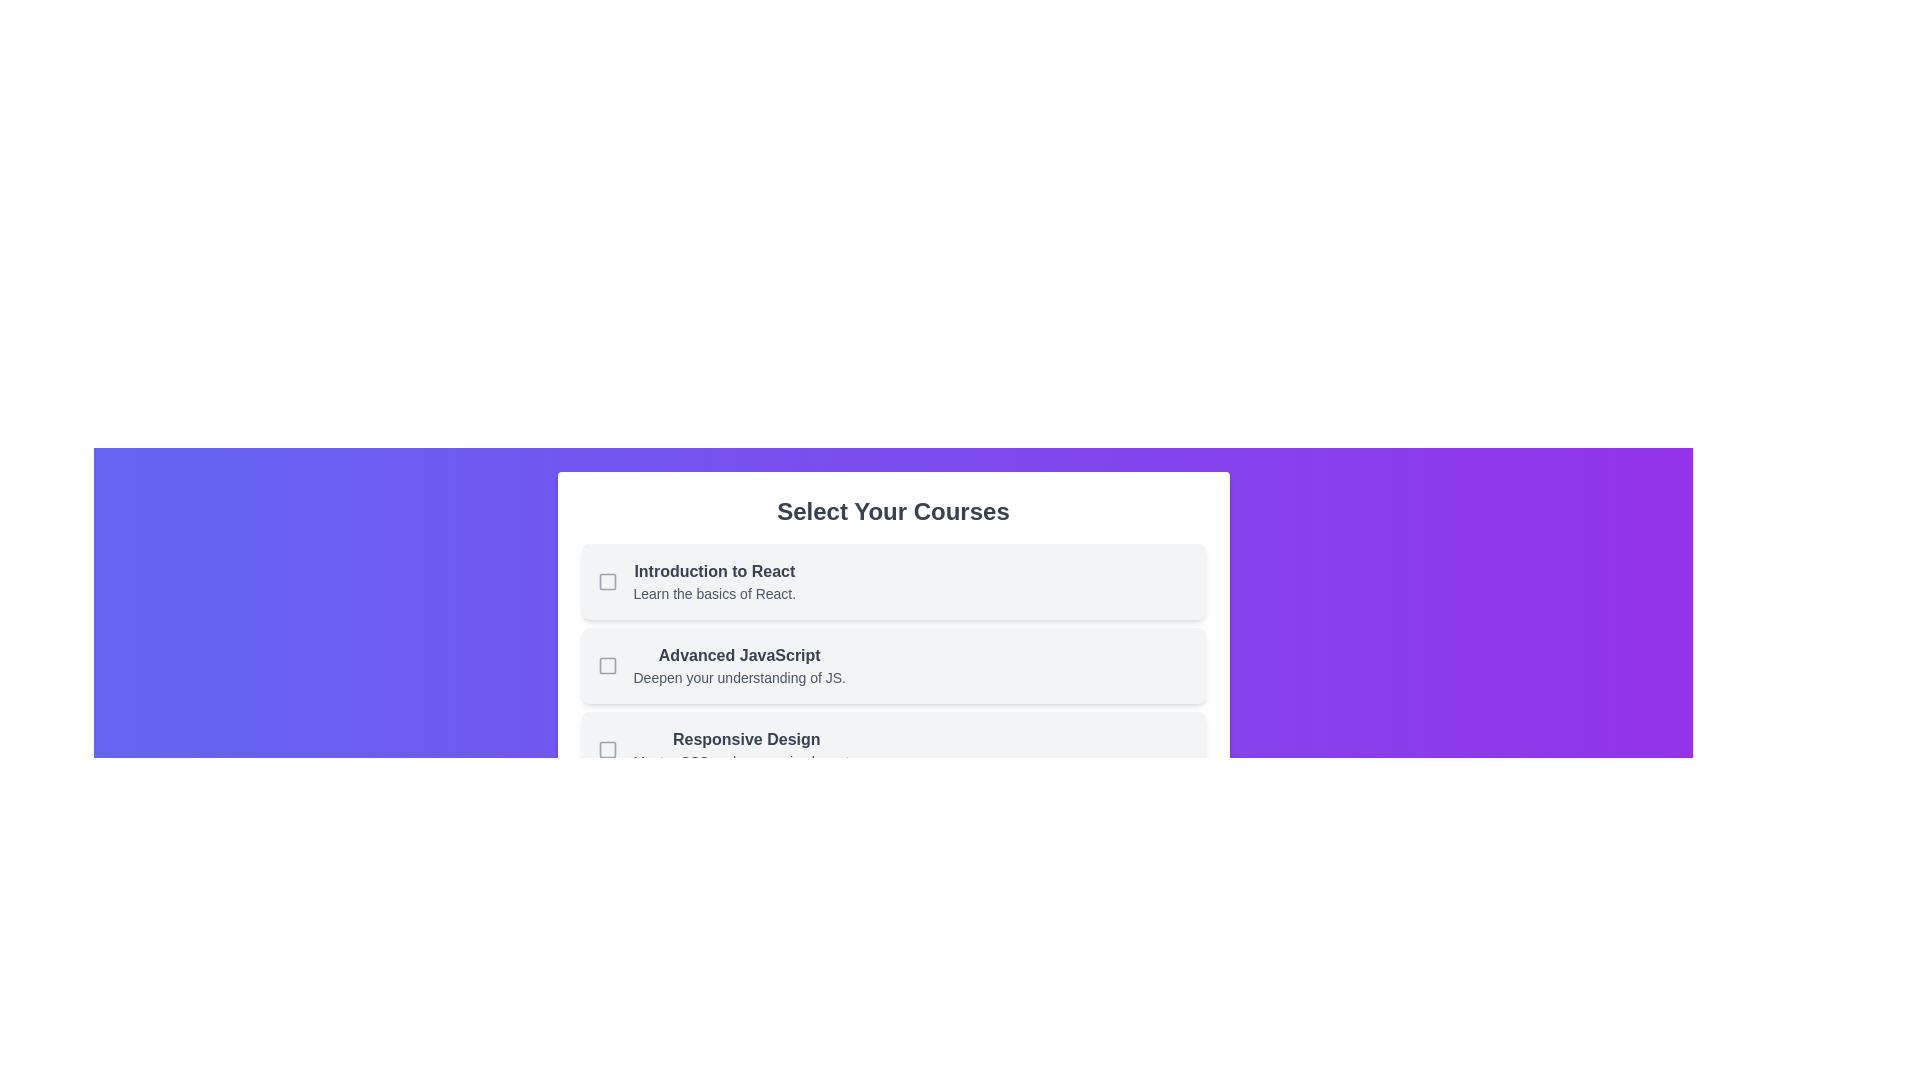  What do you see at coordinates (606, 749) in the screenshot?
I see `the checkbox corresponding to the course titled 'Responsive Design'` at bounding box center [606, 749].